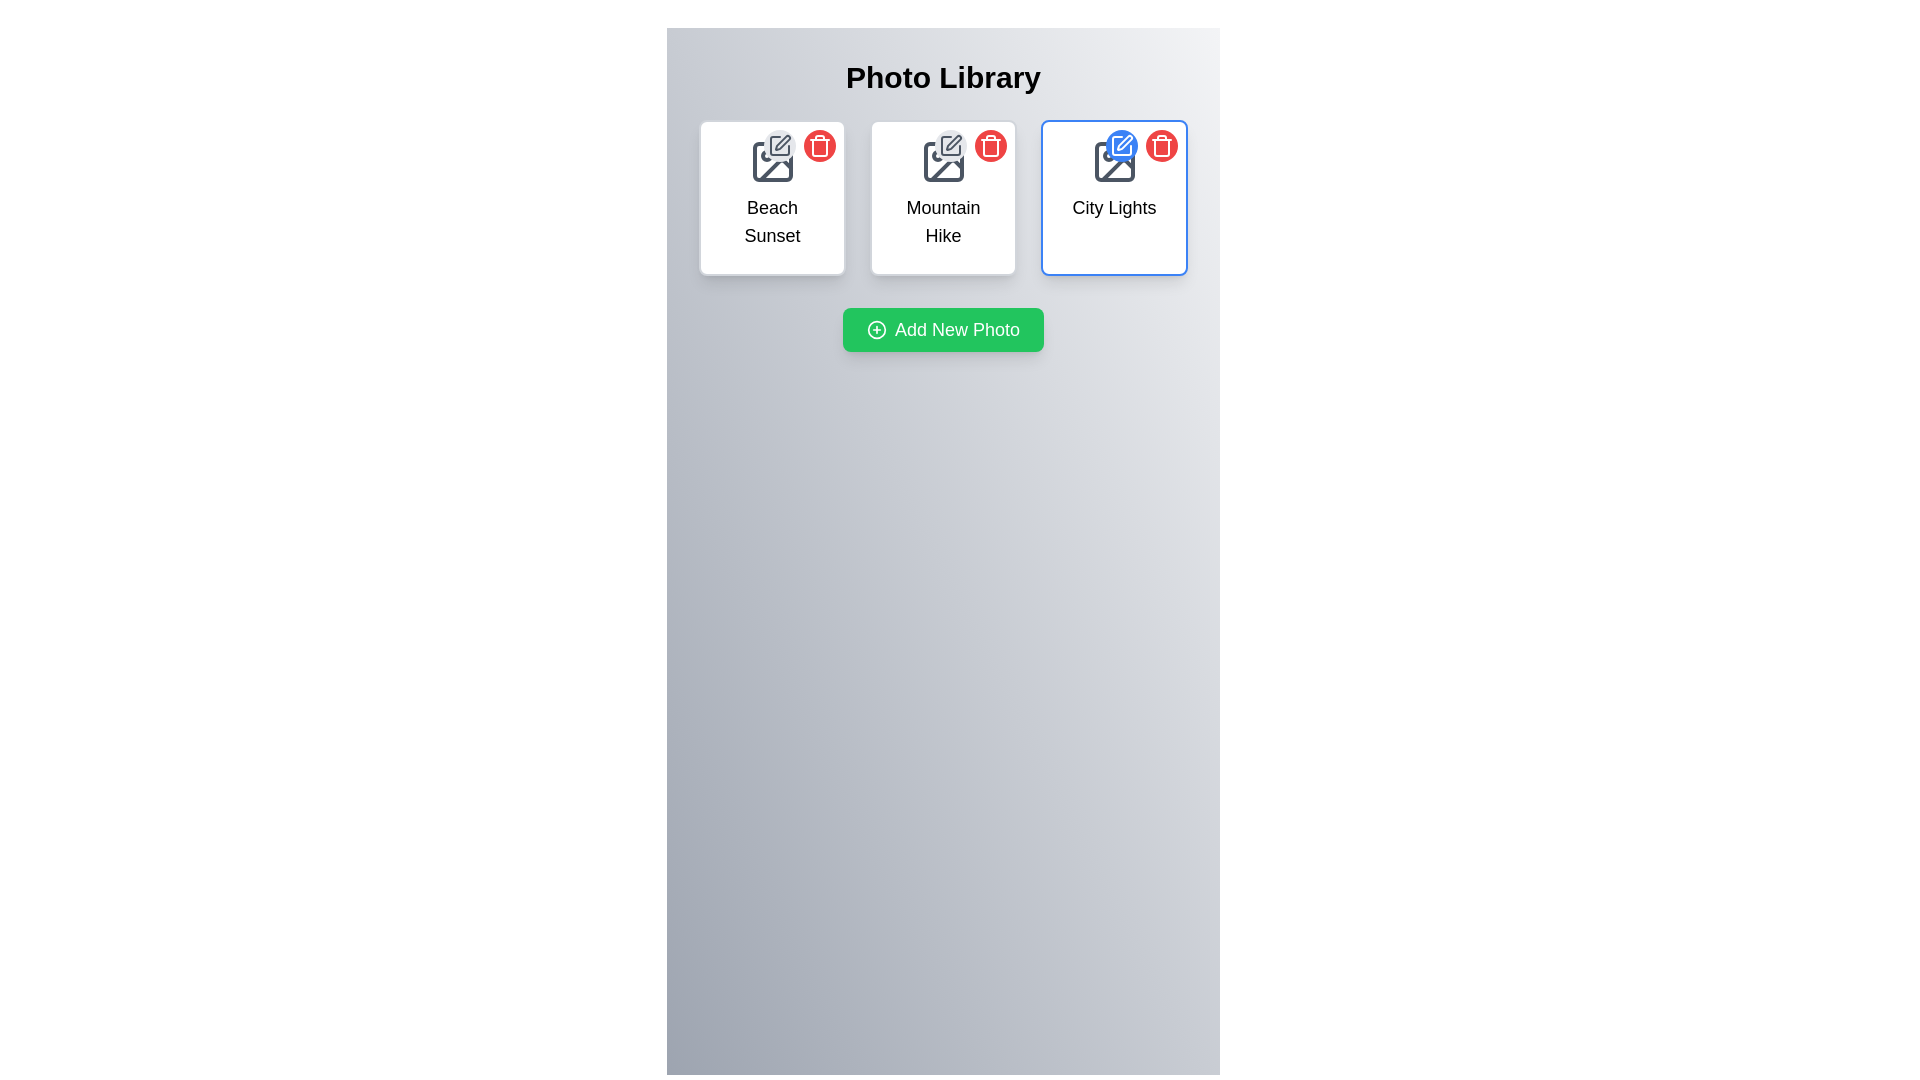 The image size is (1920, 1080). I want to click on the edit and delete buttons in the Interactive control group of the 'Beach Sunset' card, so click(800, 145).